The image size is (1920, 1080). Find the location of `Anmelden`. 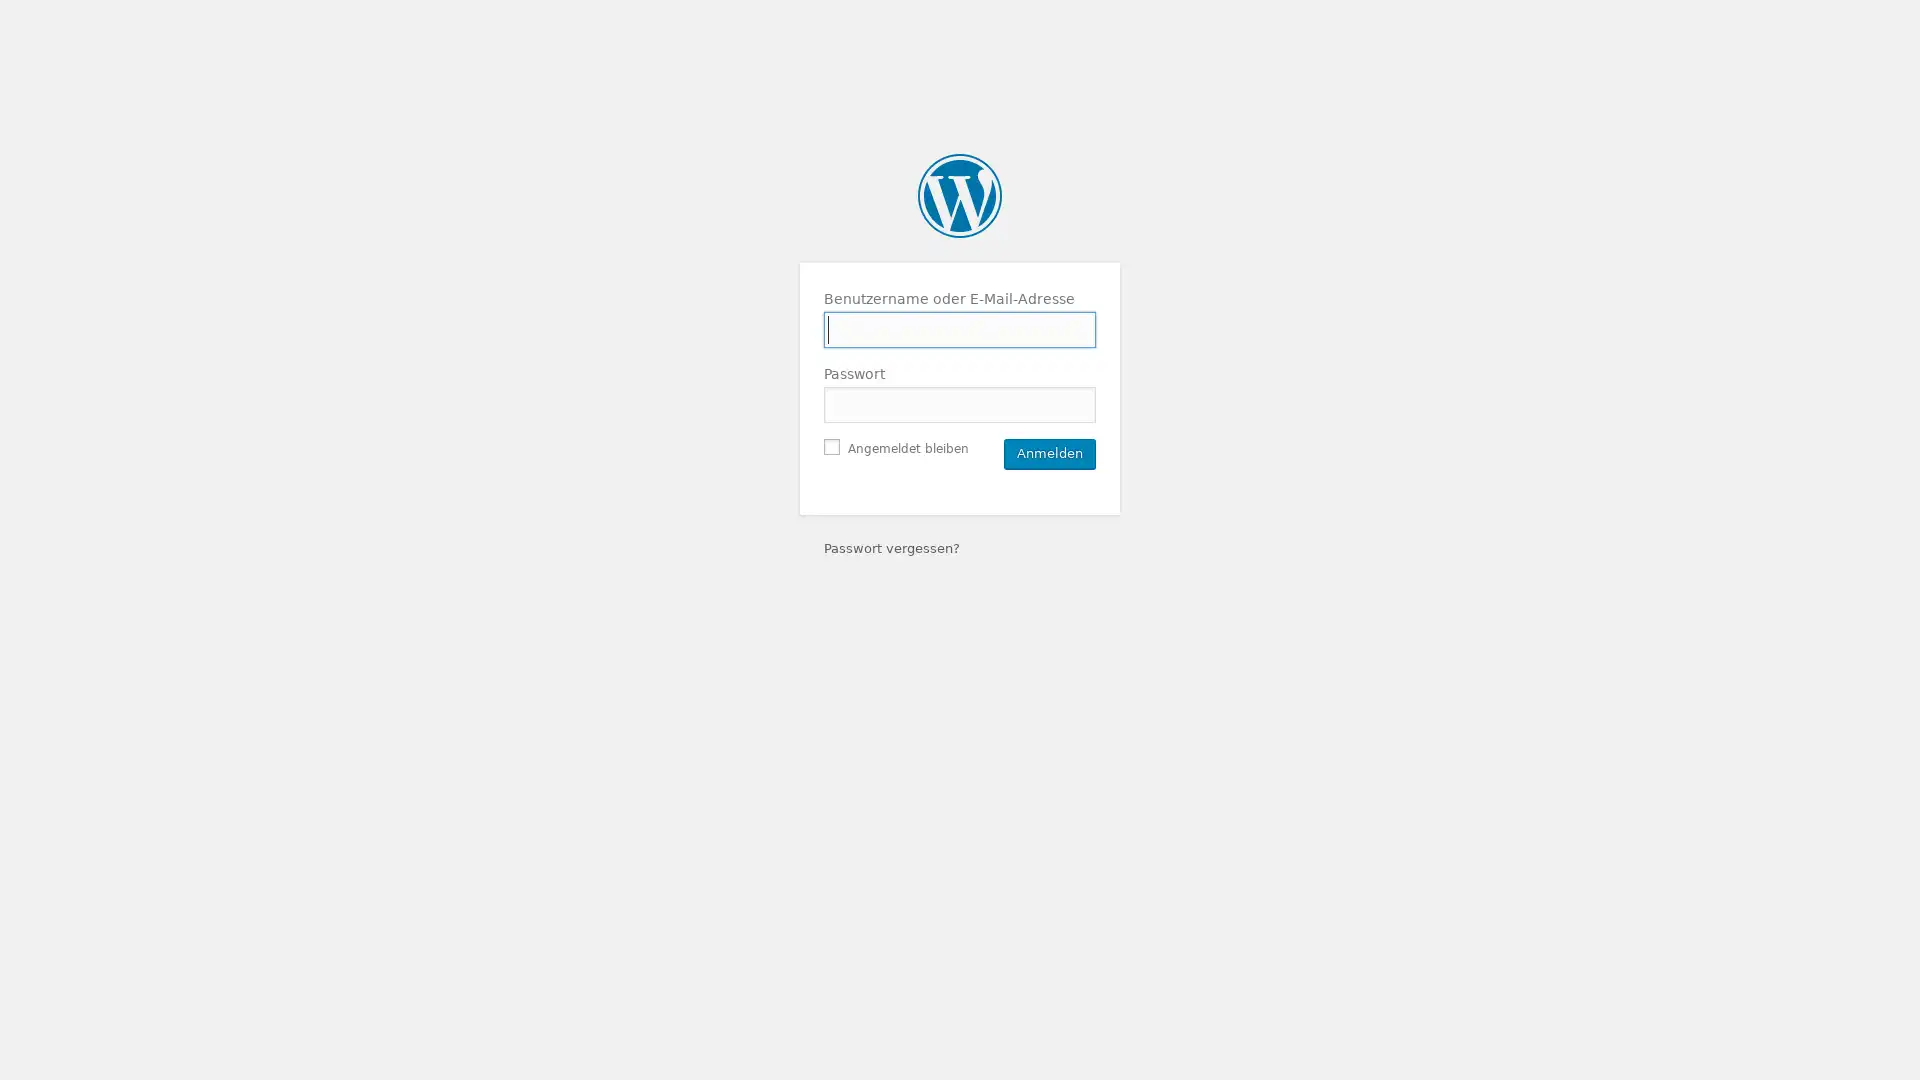

Anmelden is located at coordinates (1049, 452).